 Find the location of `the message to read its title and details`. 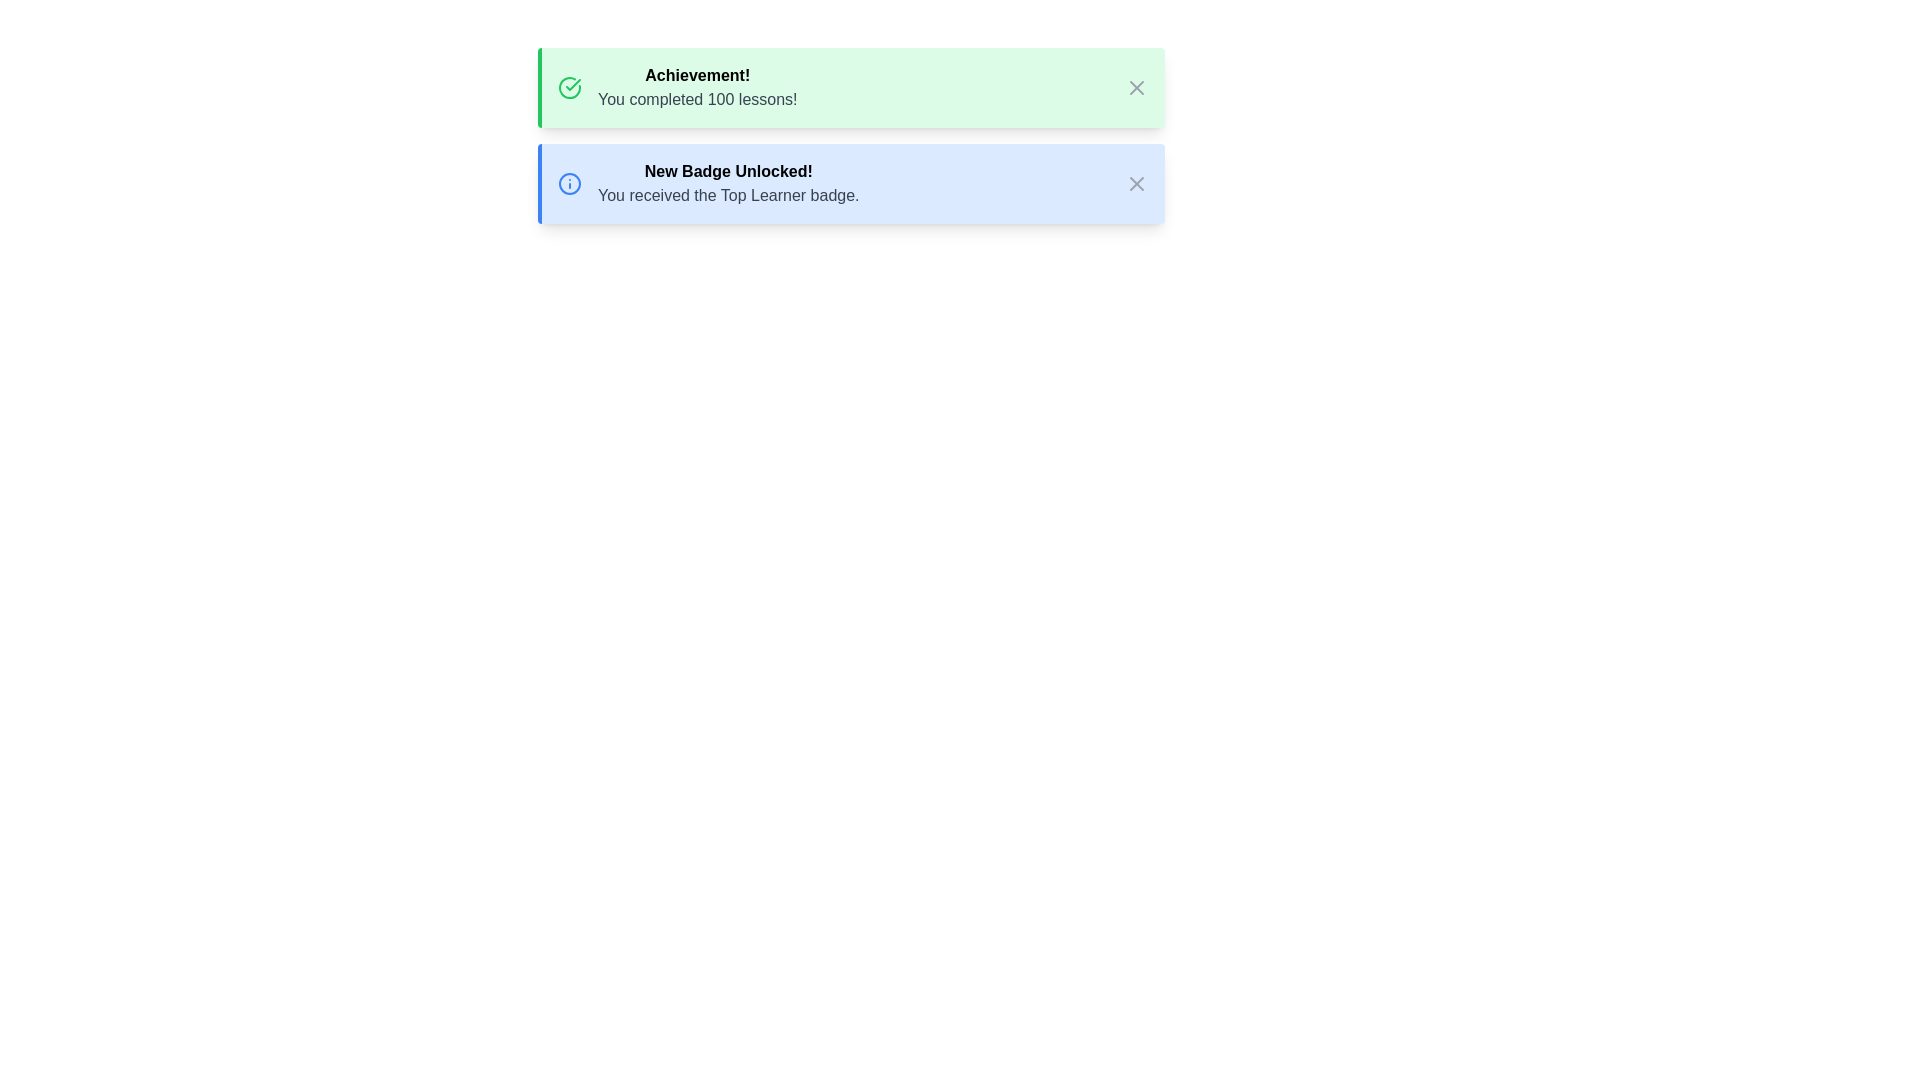

the message to read its title and details is located at coordinates (851, 87).